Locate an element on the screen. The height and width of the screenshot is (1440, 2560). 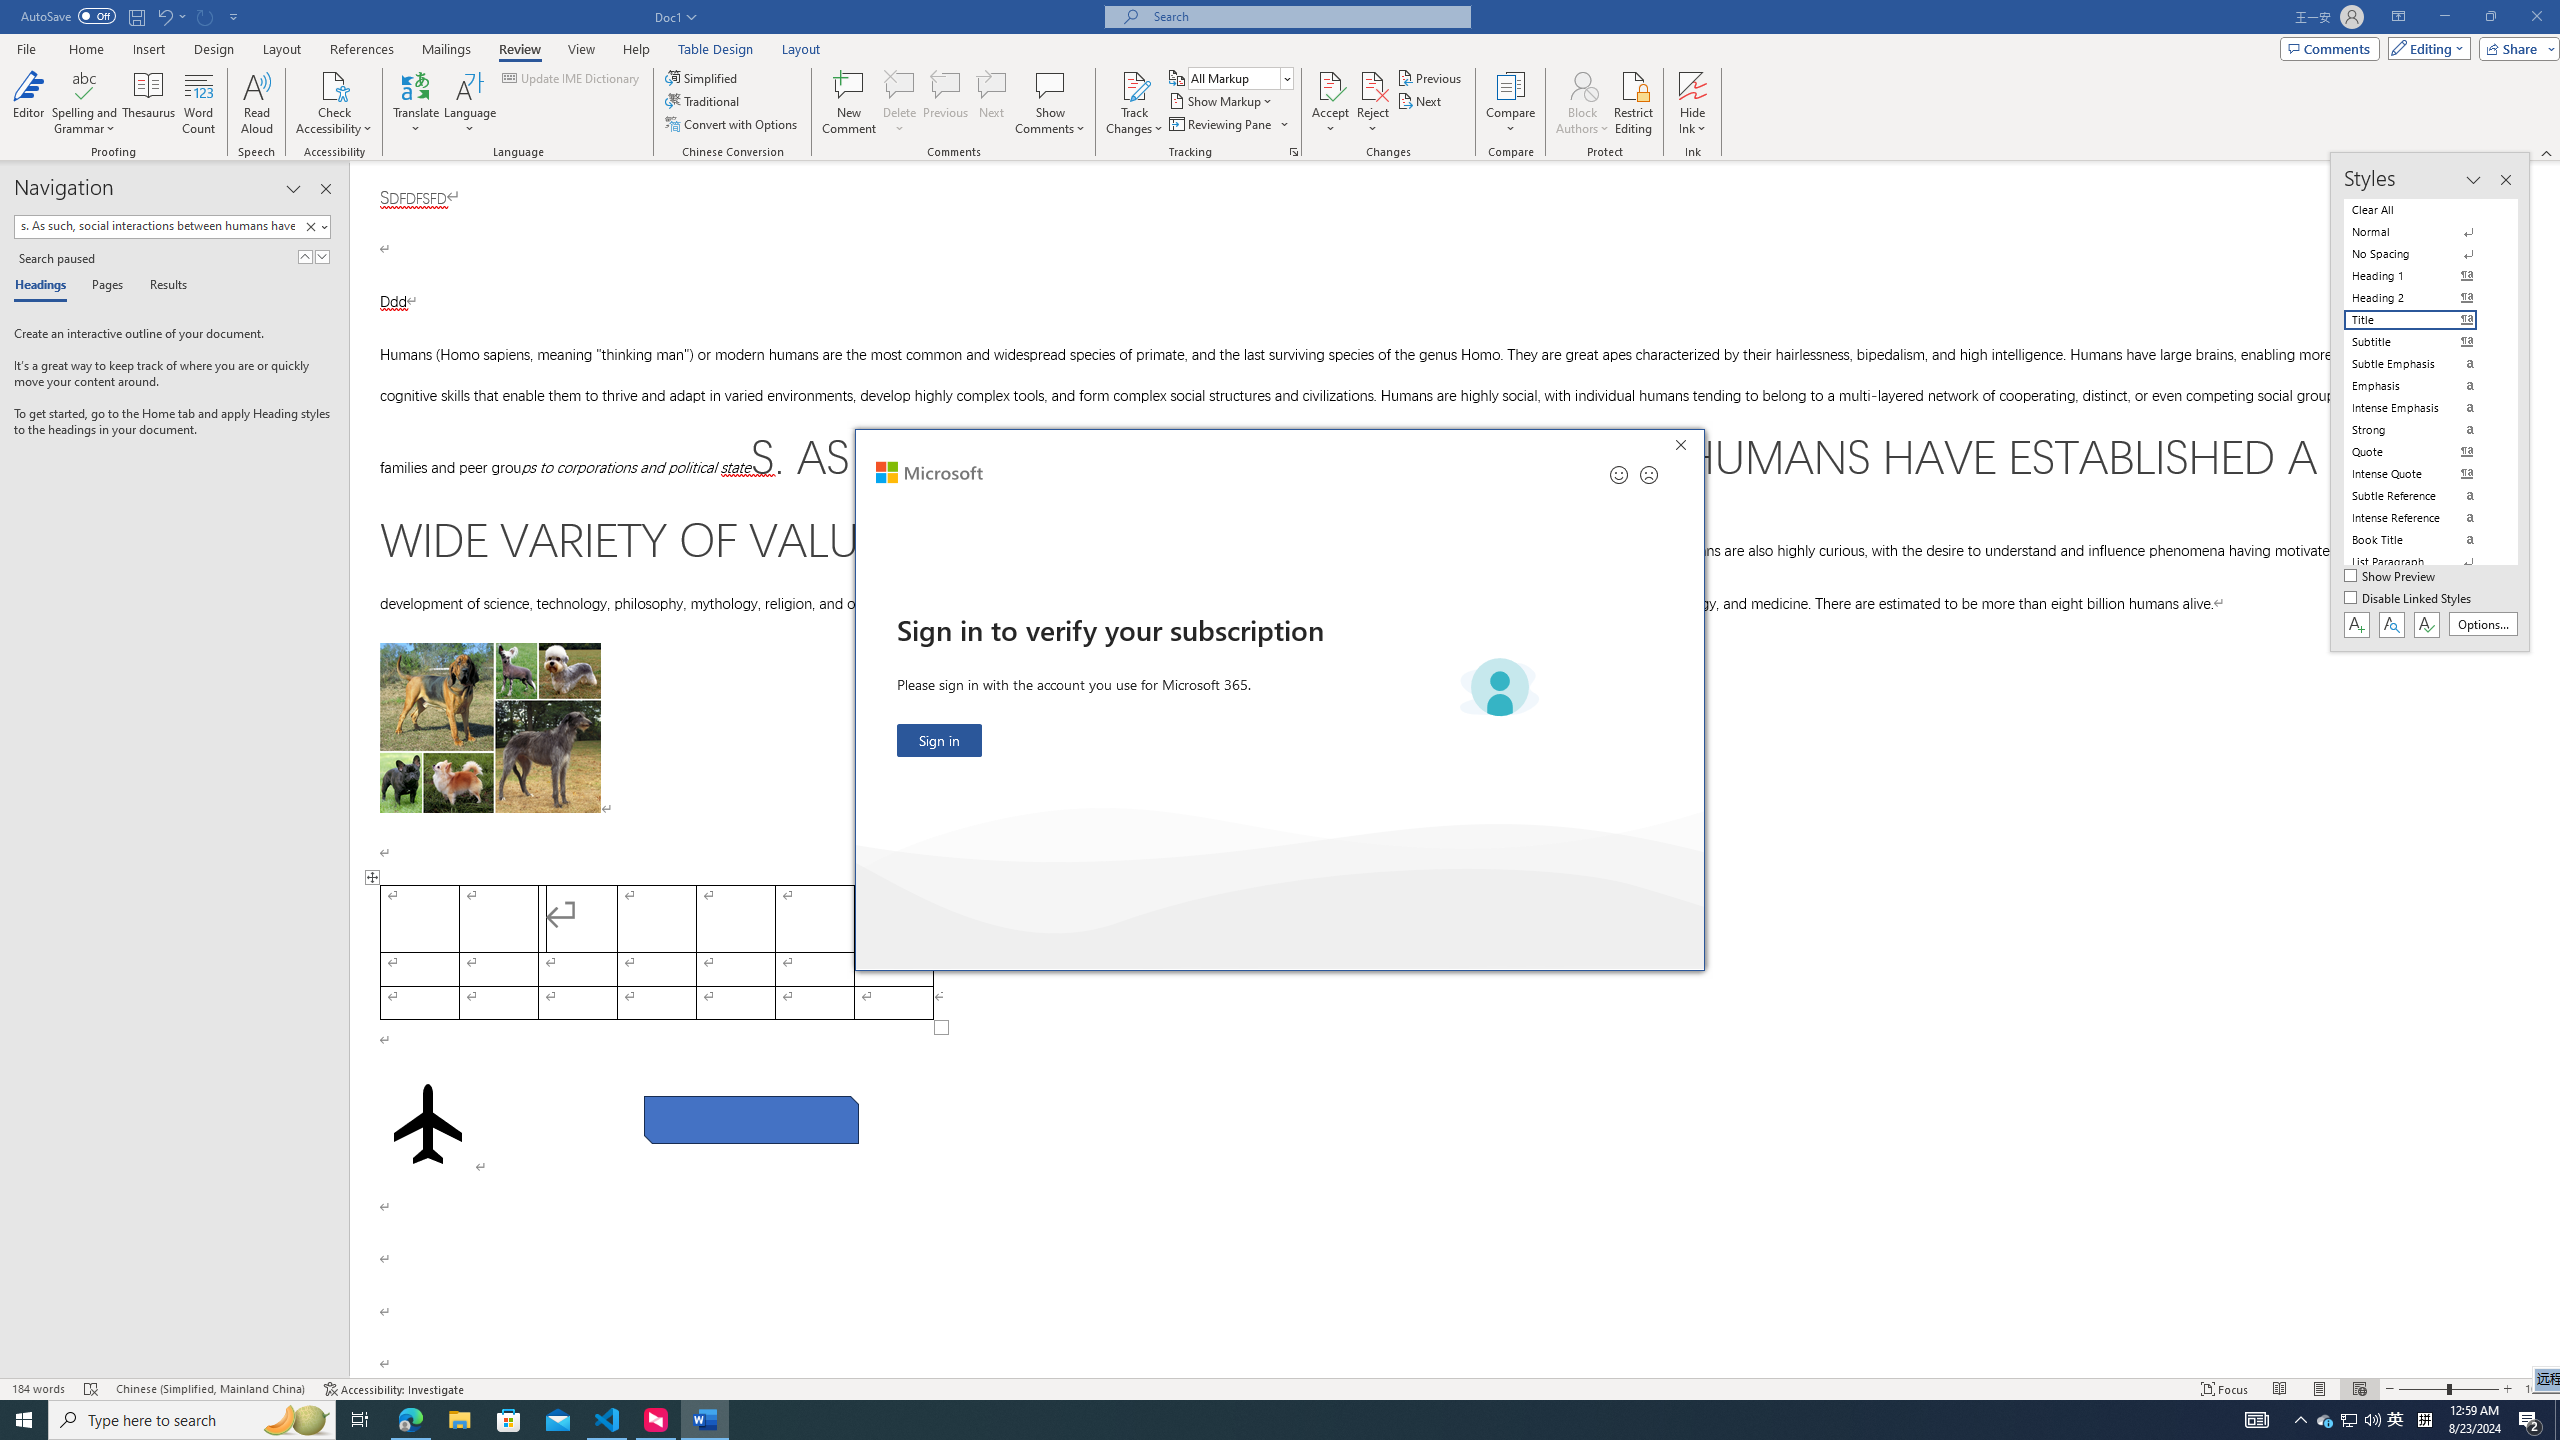
'Spelling and Grammar' is located at coordinates (85, 84).